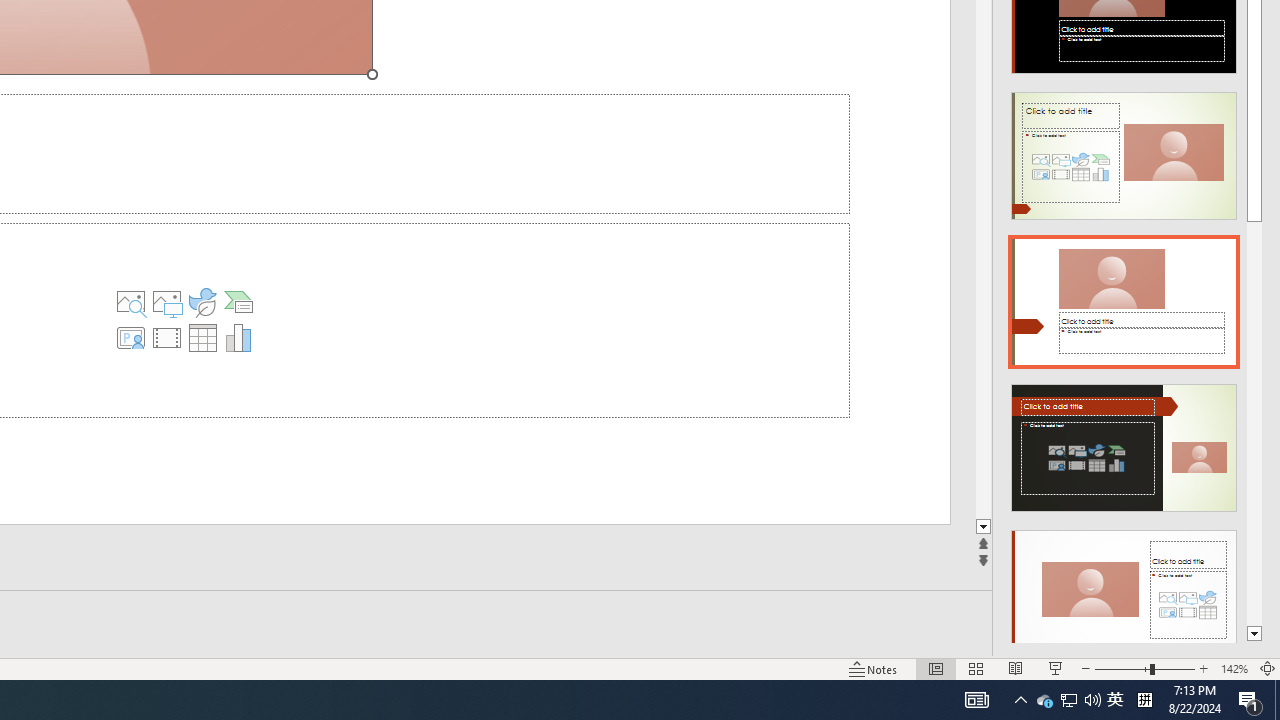  What do you see at coordinates (238, 337) in the screenshot?
I see `'Insert Chart'` at bounding box center [238, 337].